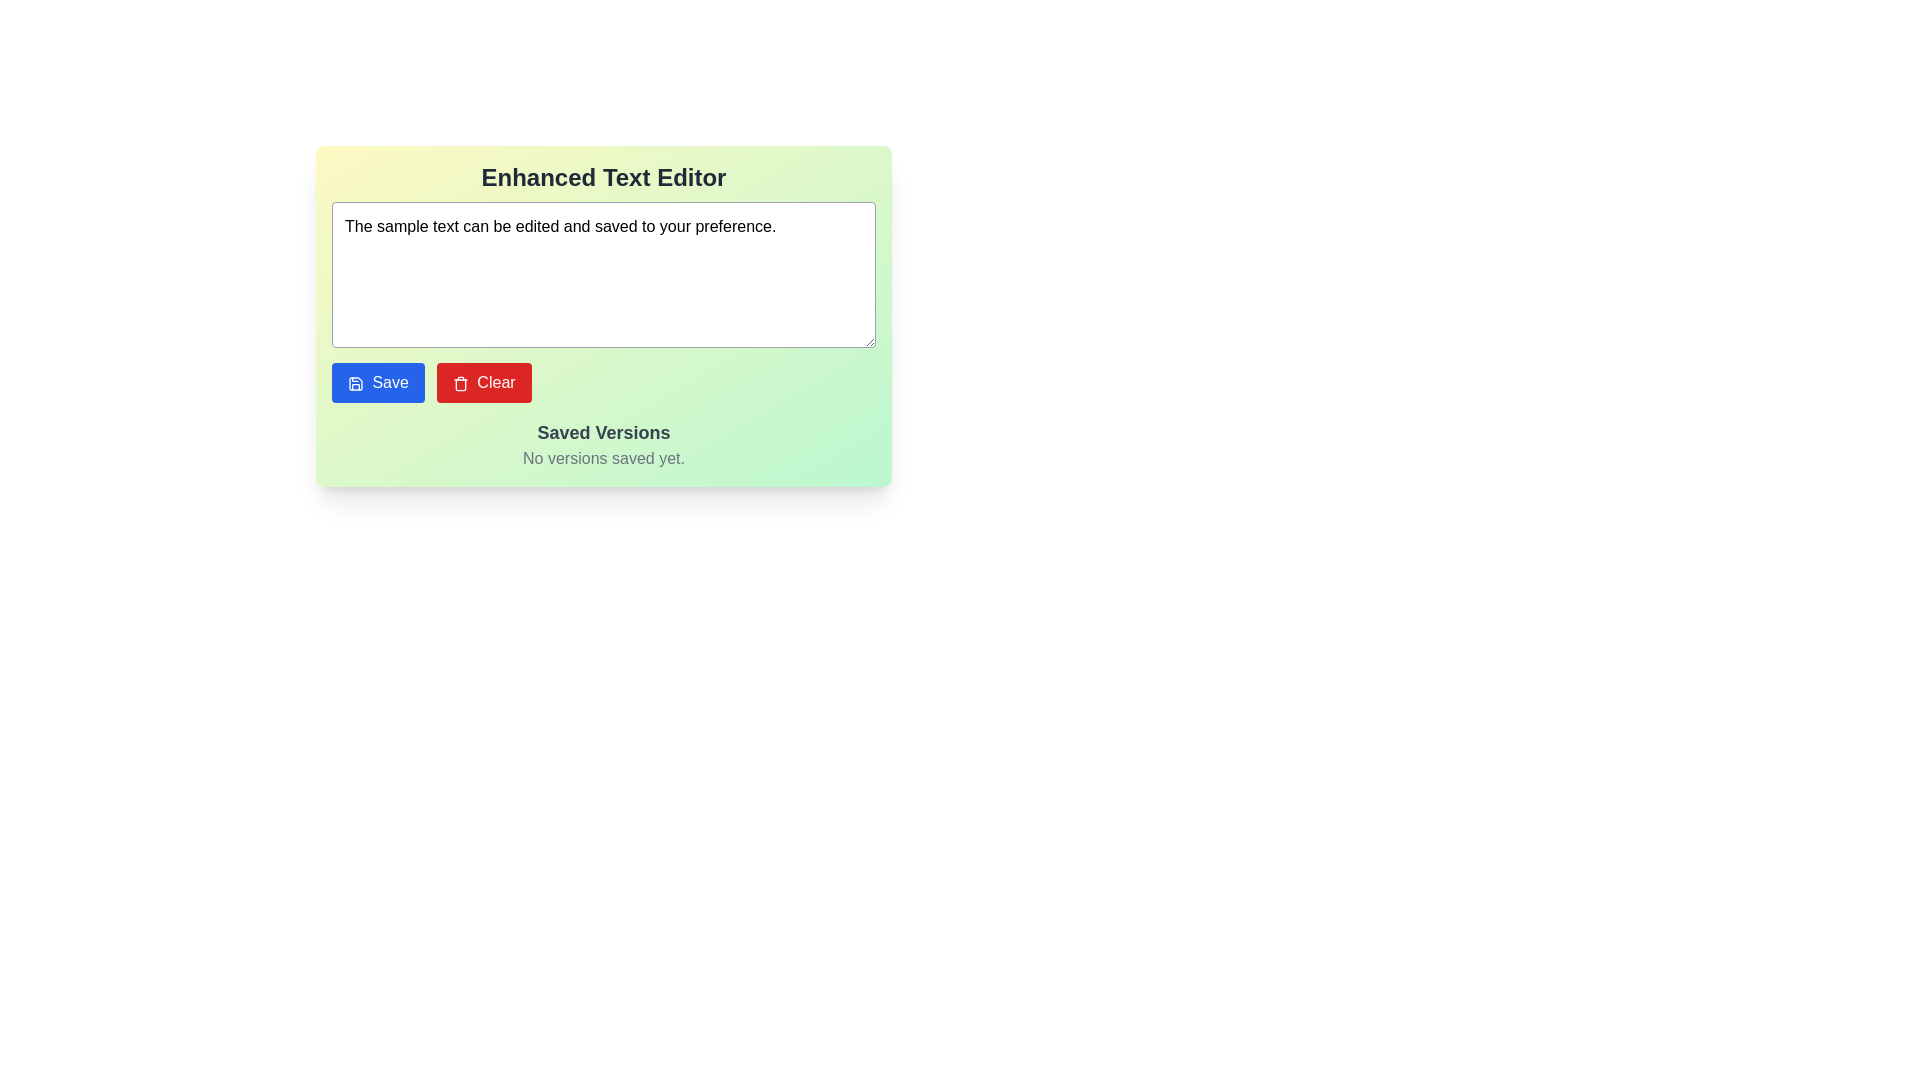 This screenshot has width=1920, height=1080. Describe the element at coordinates (603, 176) in the screenshot. I see `the static text element that serves as the title or label for the interface, indicating the purpose of the section below it` at that location.